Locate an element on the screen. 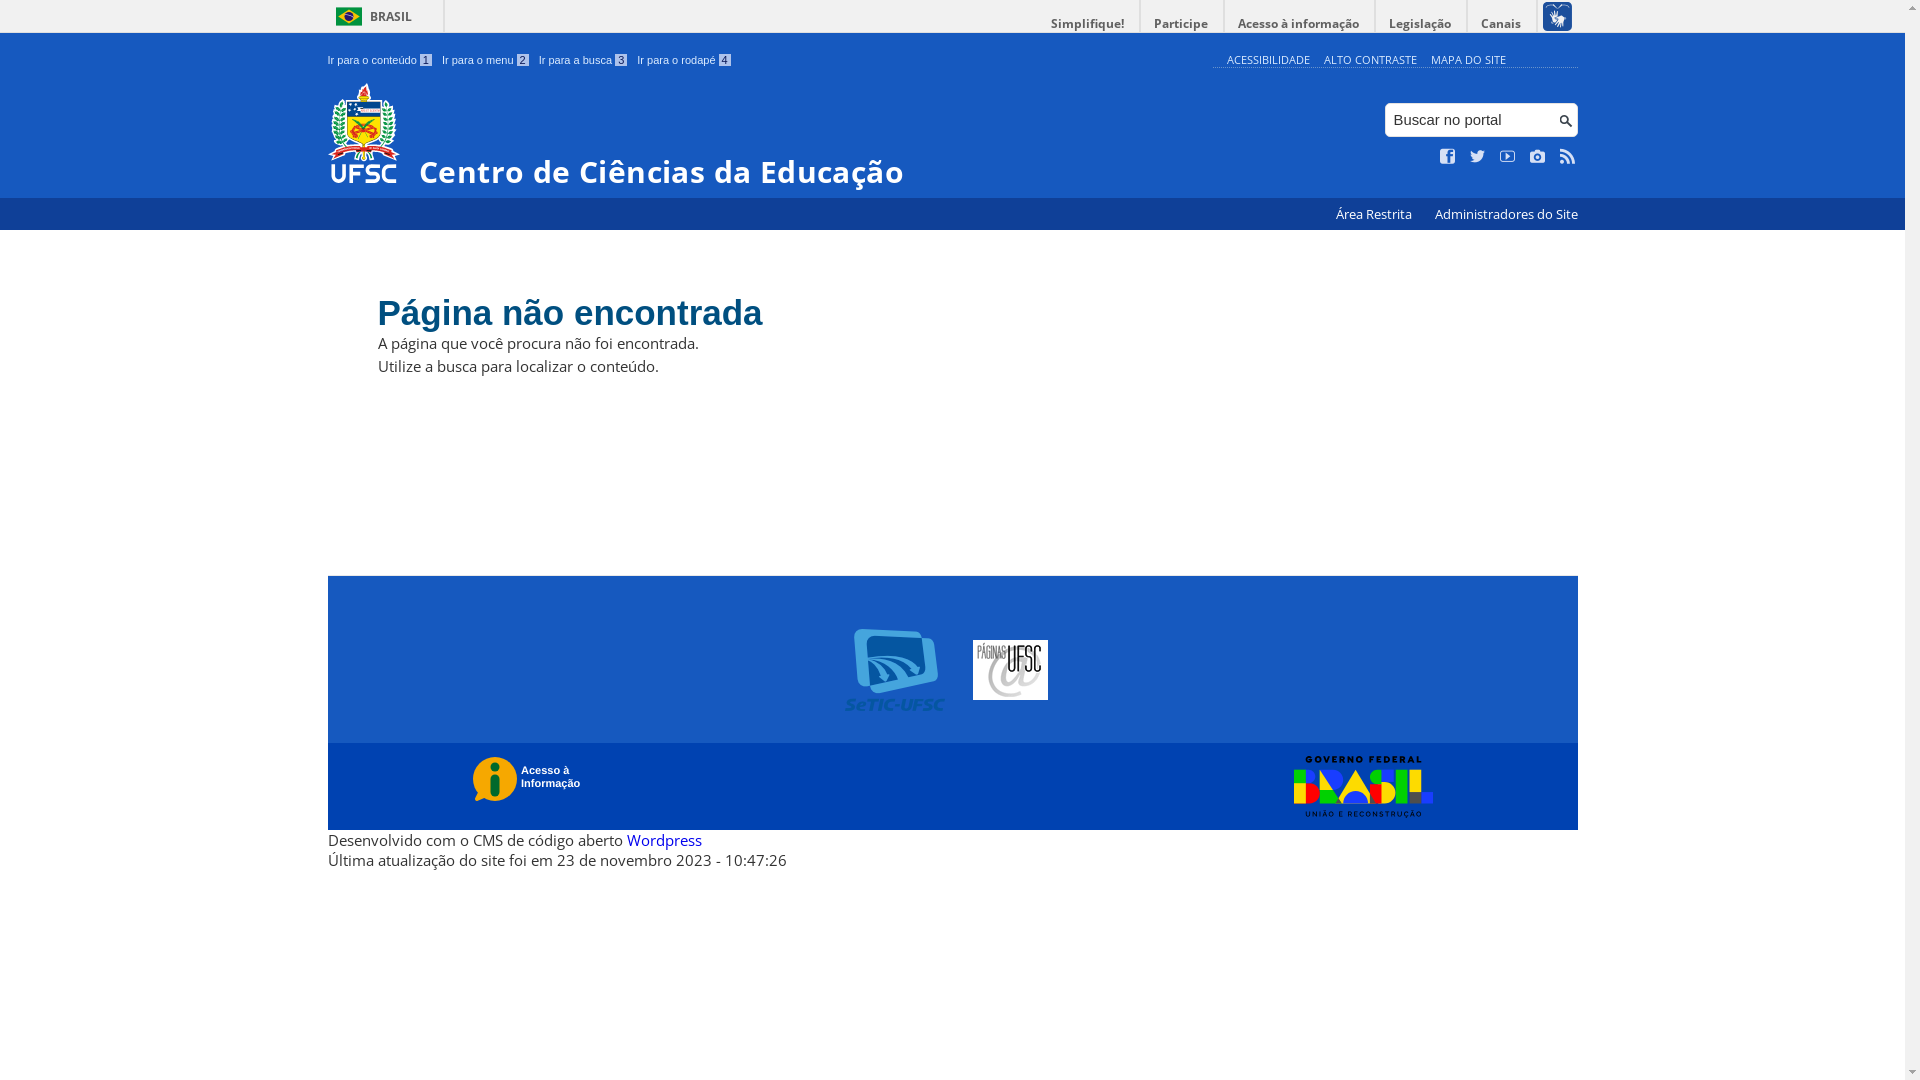 This screenshot has width=1920, height=1080. 'Simplifique!' is located at coordinates (1037, 23).